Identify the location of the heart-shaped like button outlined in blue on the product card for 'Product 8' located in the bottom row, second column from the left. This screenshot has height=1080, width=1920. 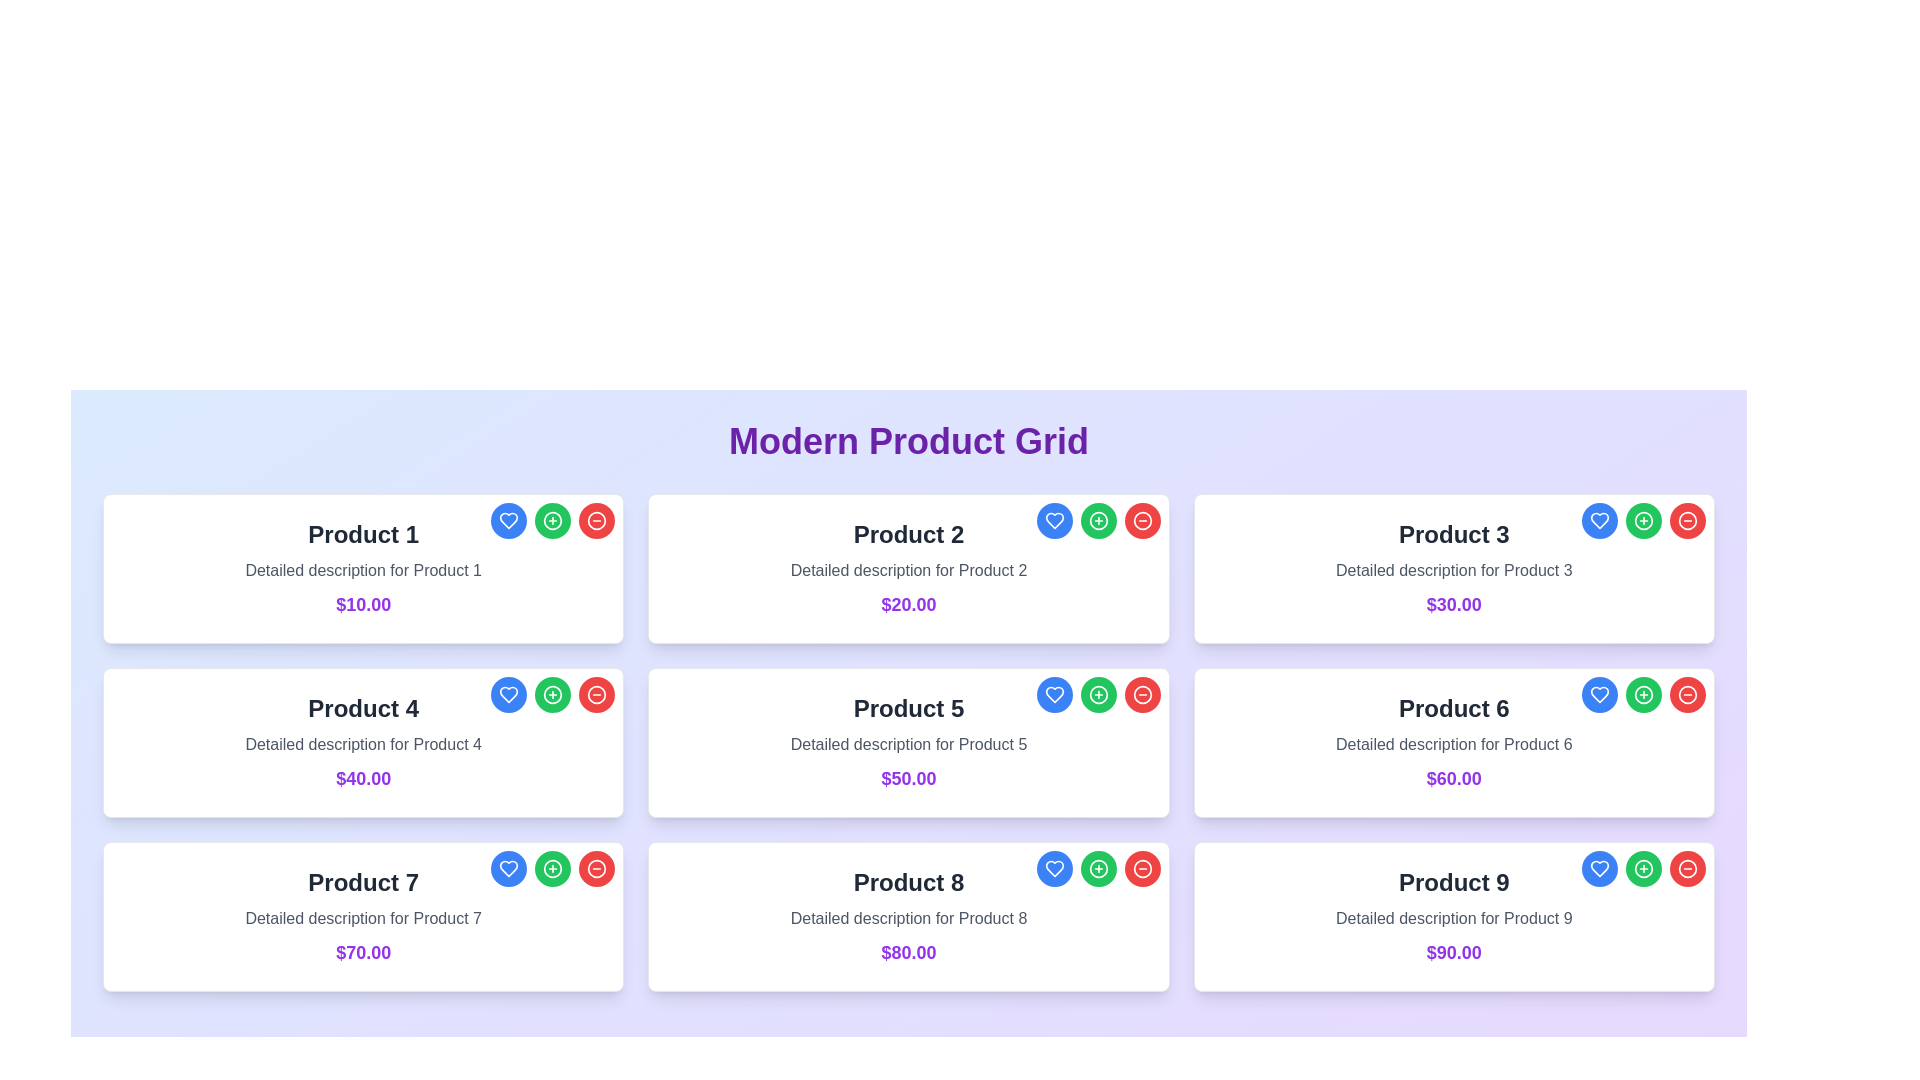
(1053, 867).